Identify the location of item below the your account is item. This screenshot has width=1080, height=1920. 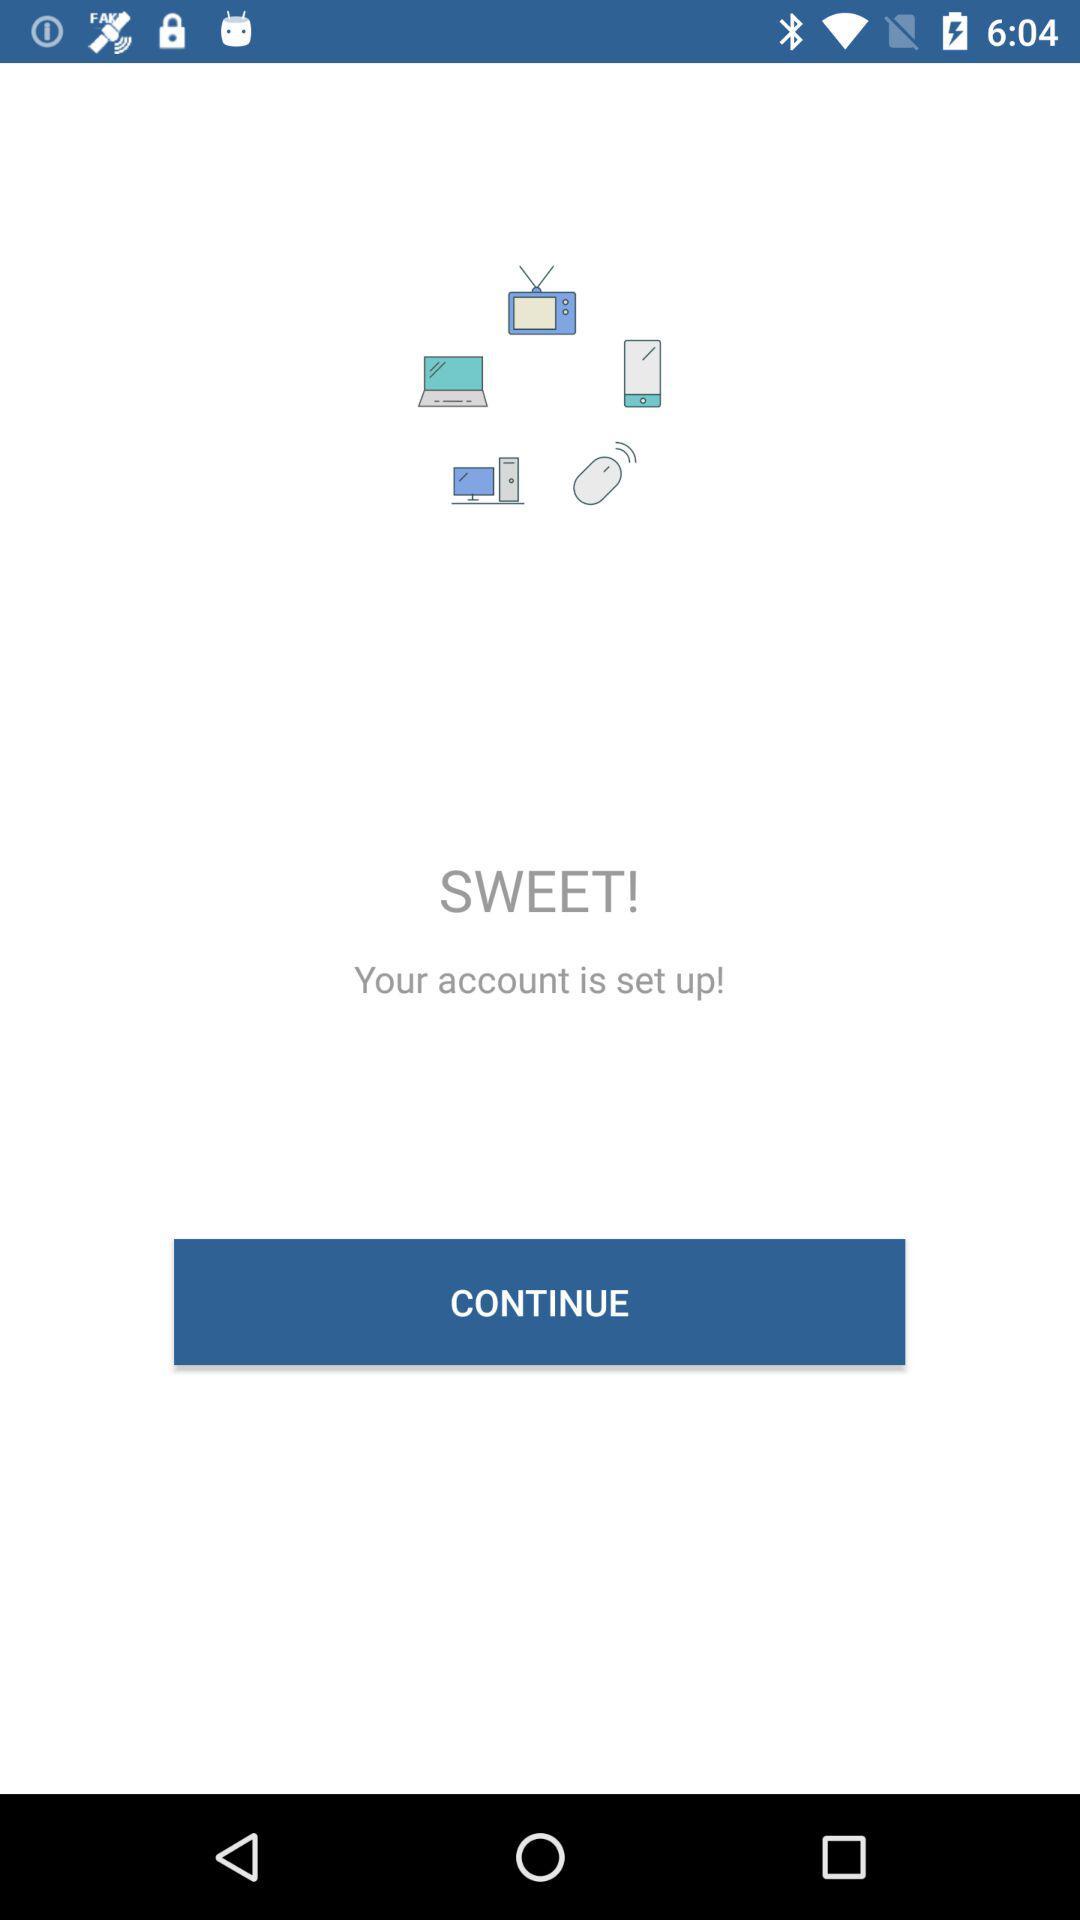
(538, 1301).